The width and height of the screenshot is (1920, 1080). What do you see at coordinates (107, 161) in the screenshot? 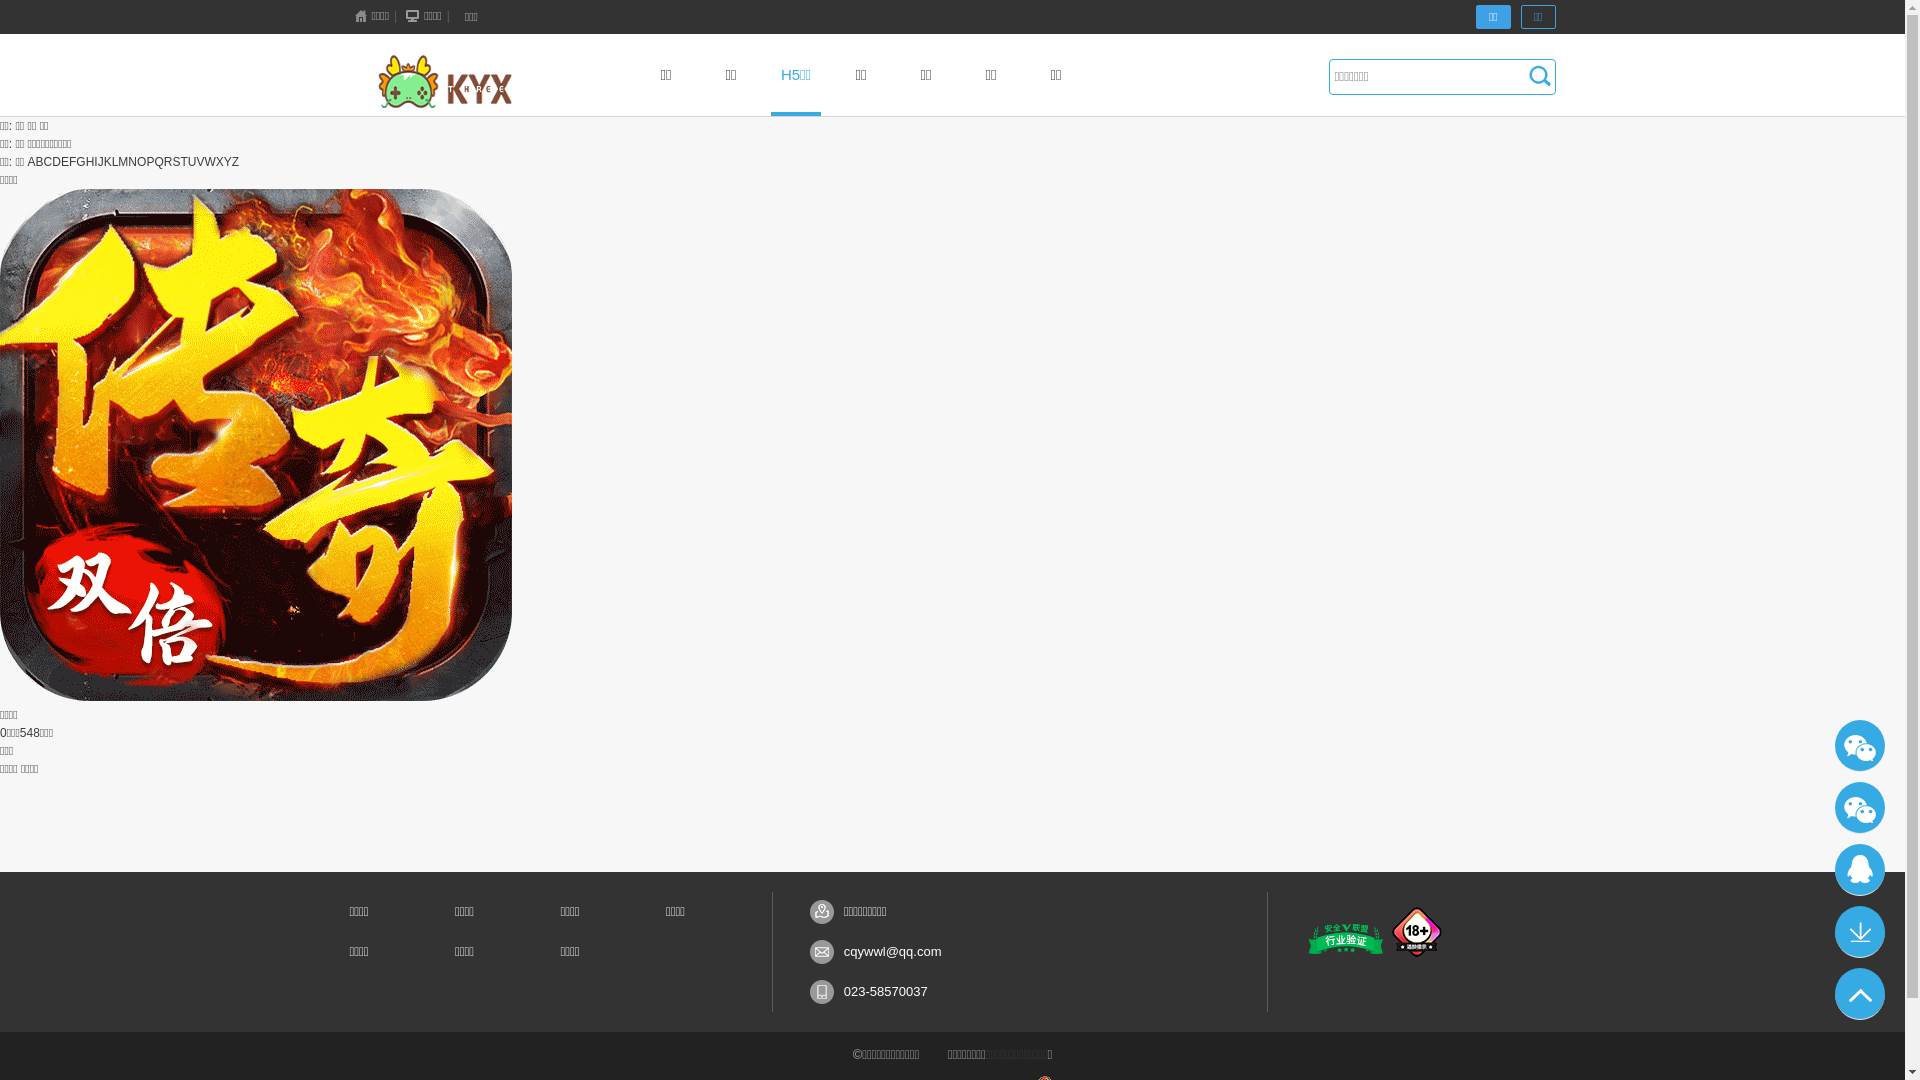
I see `'K'` at bounding box center [107, 161].